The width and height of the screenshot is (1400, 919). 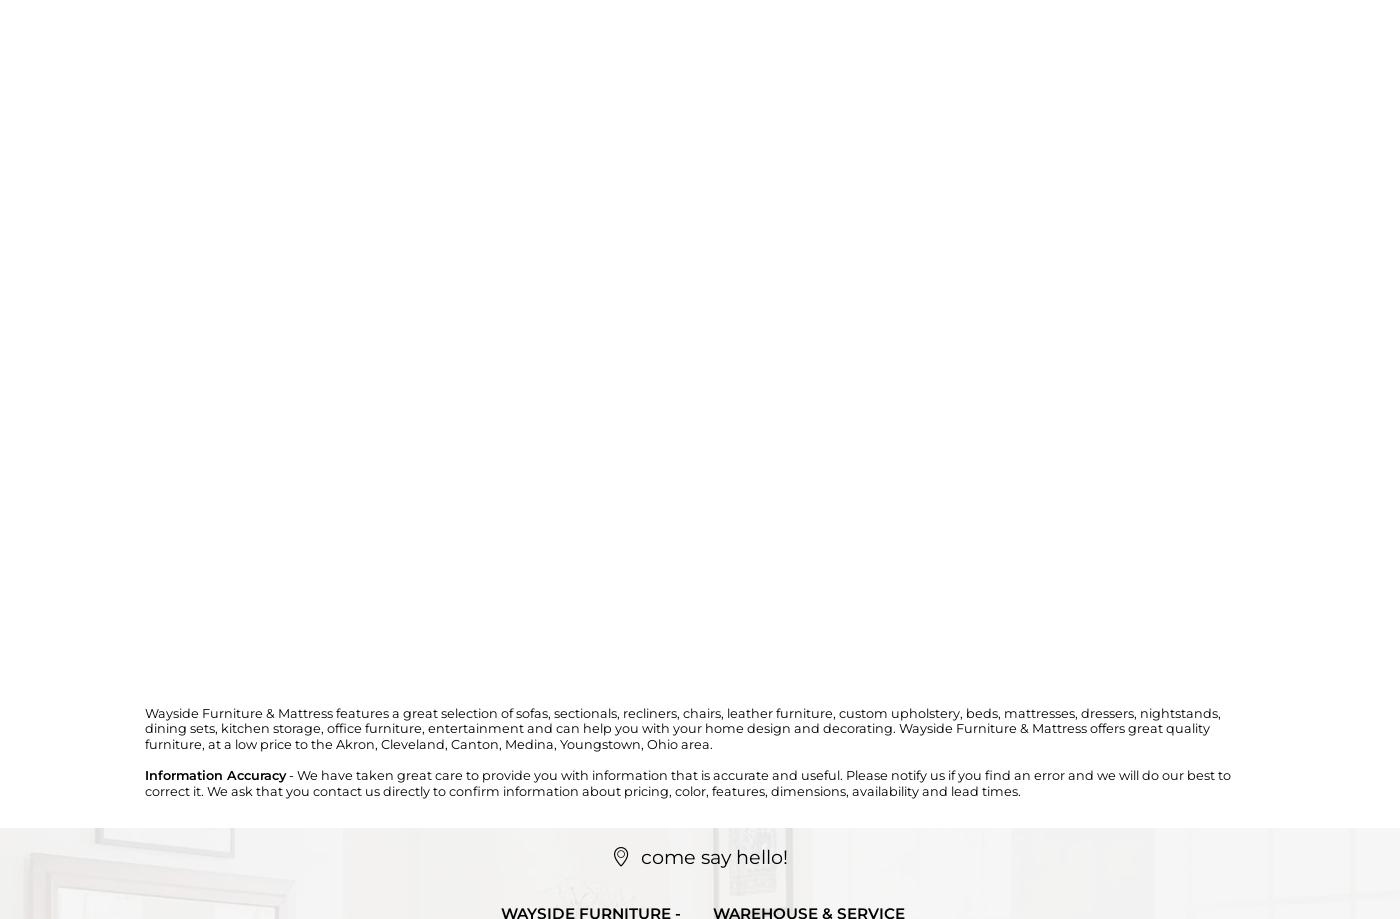 I want to click on 'kitchen storage', so click(x=271, y=727).